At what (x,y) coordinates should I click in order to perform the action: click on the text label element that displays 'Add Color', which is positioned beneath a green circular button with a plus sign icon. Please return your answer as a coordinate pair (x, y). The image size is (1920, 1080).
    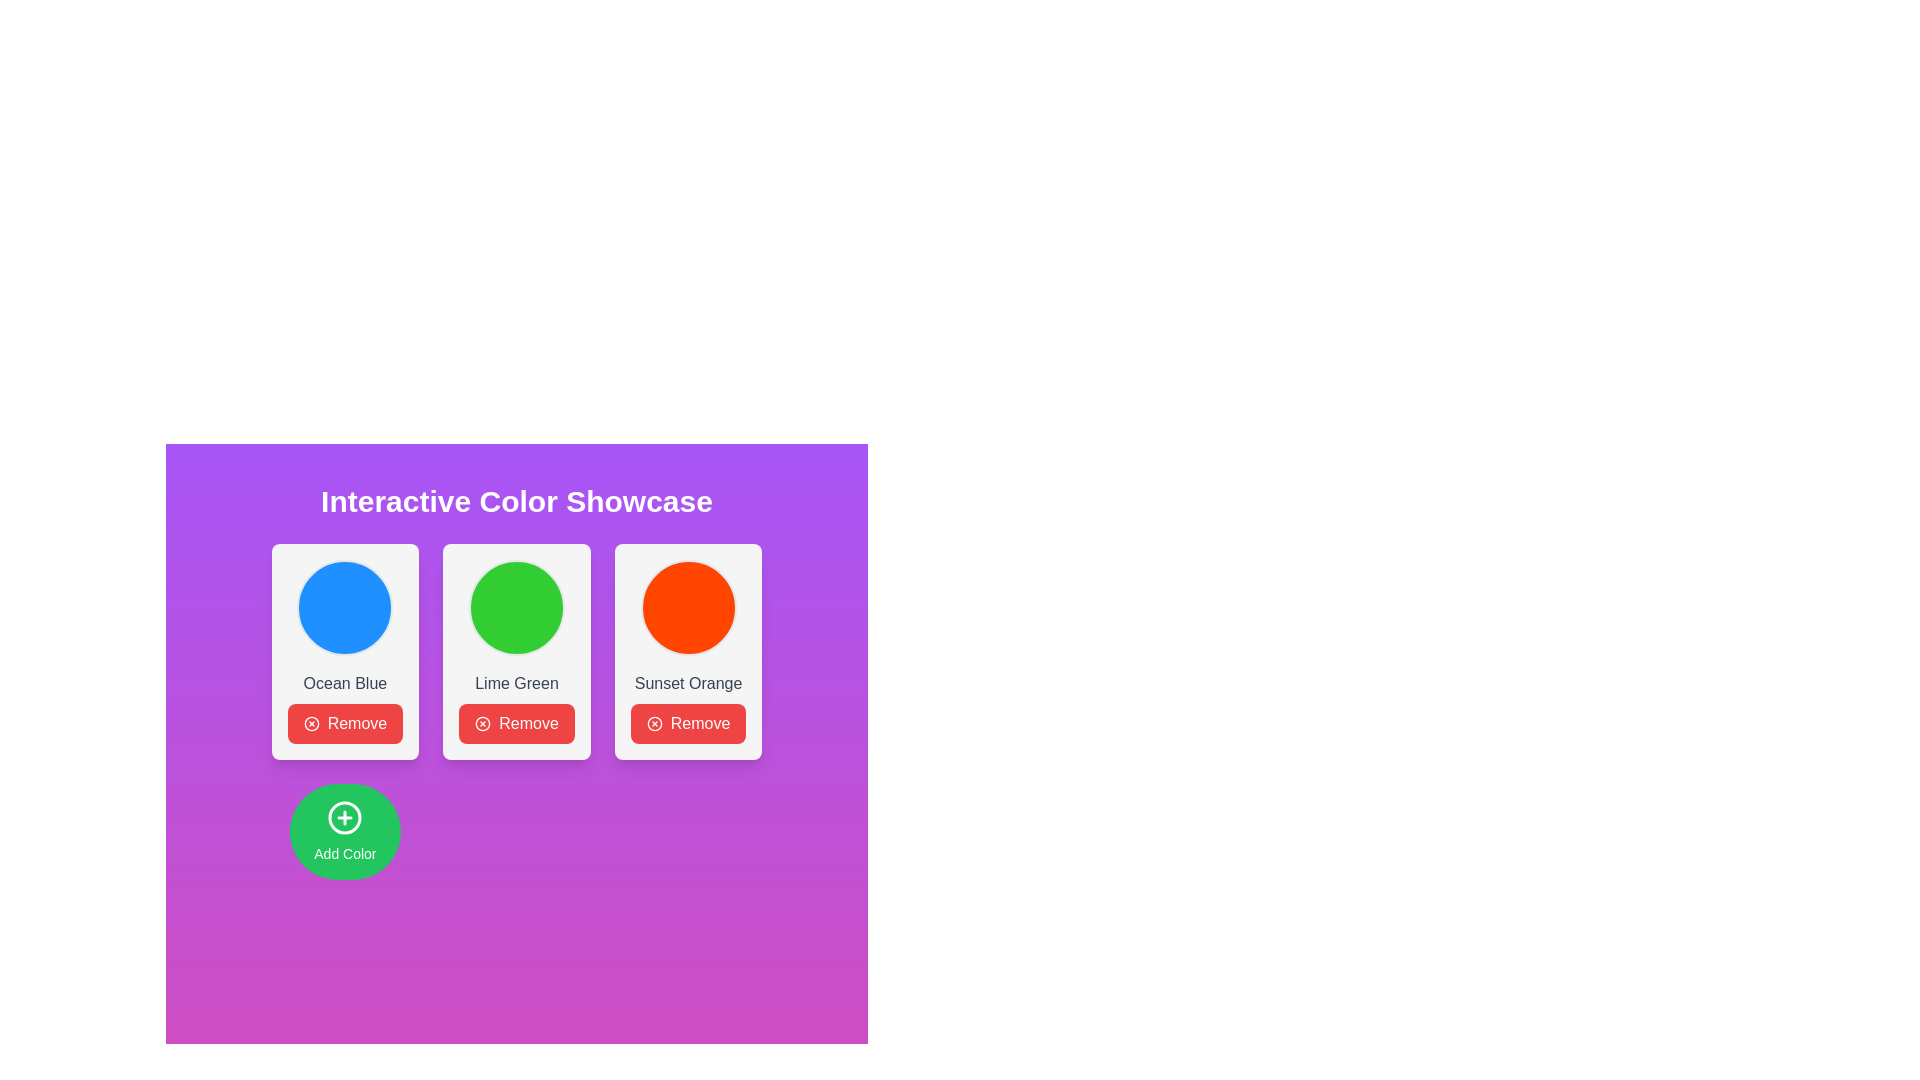
    Looking at the image, I should click on (345, 853).